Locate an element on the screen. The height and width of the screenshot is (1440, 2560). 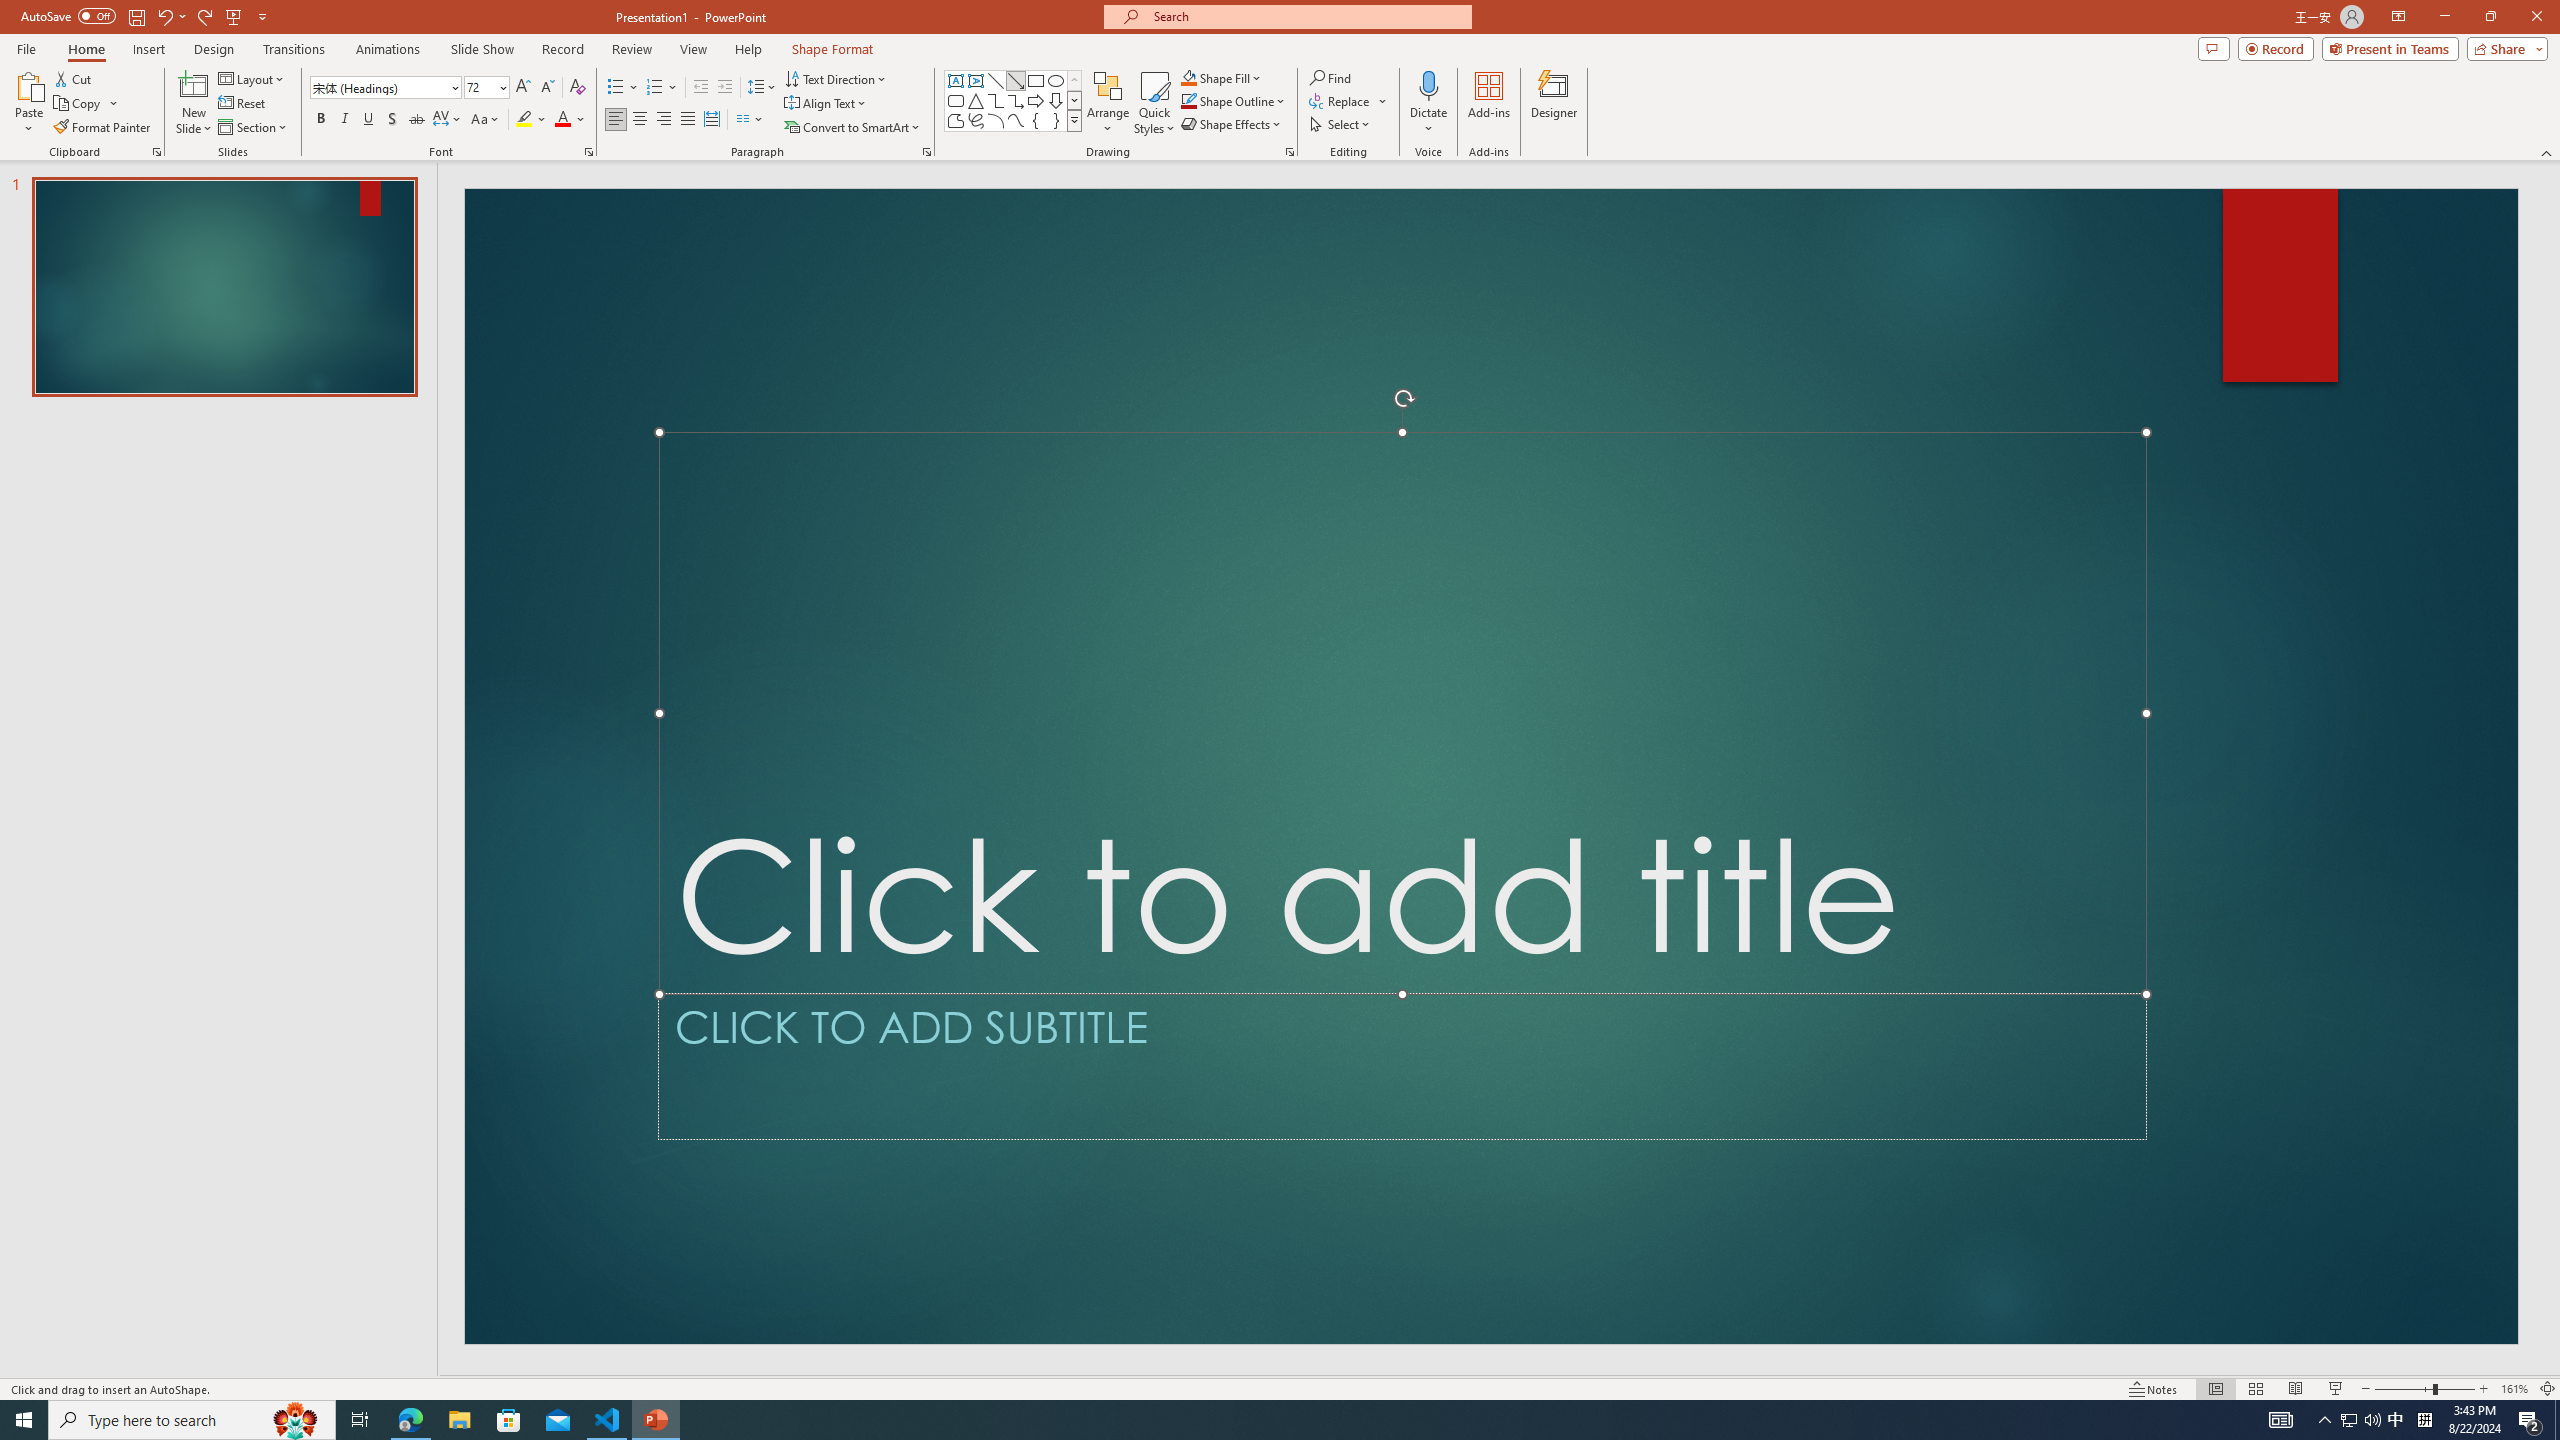
'Font Color' is located at coordinates (570, 118).